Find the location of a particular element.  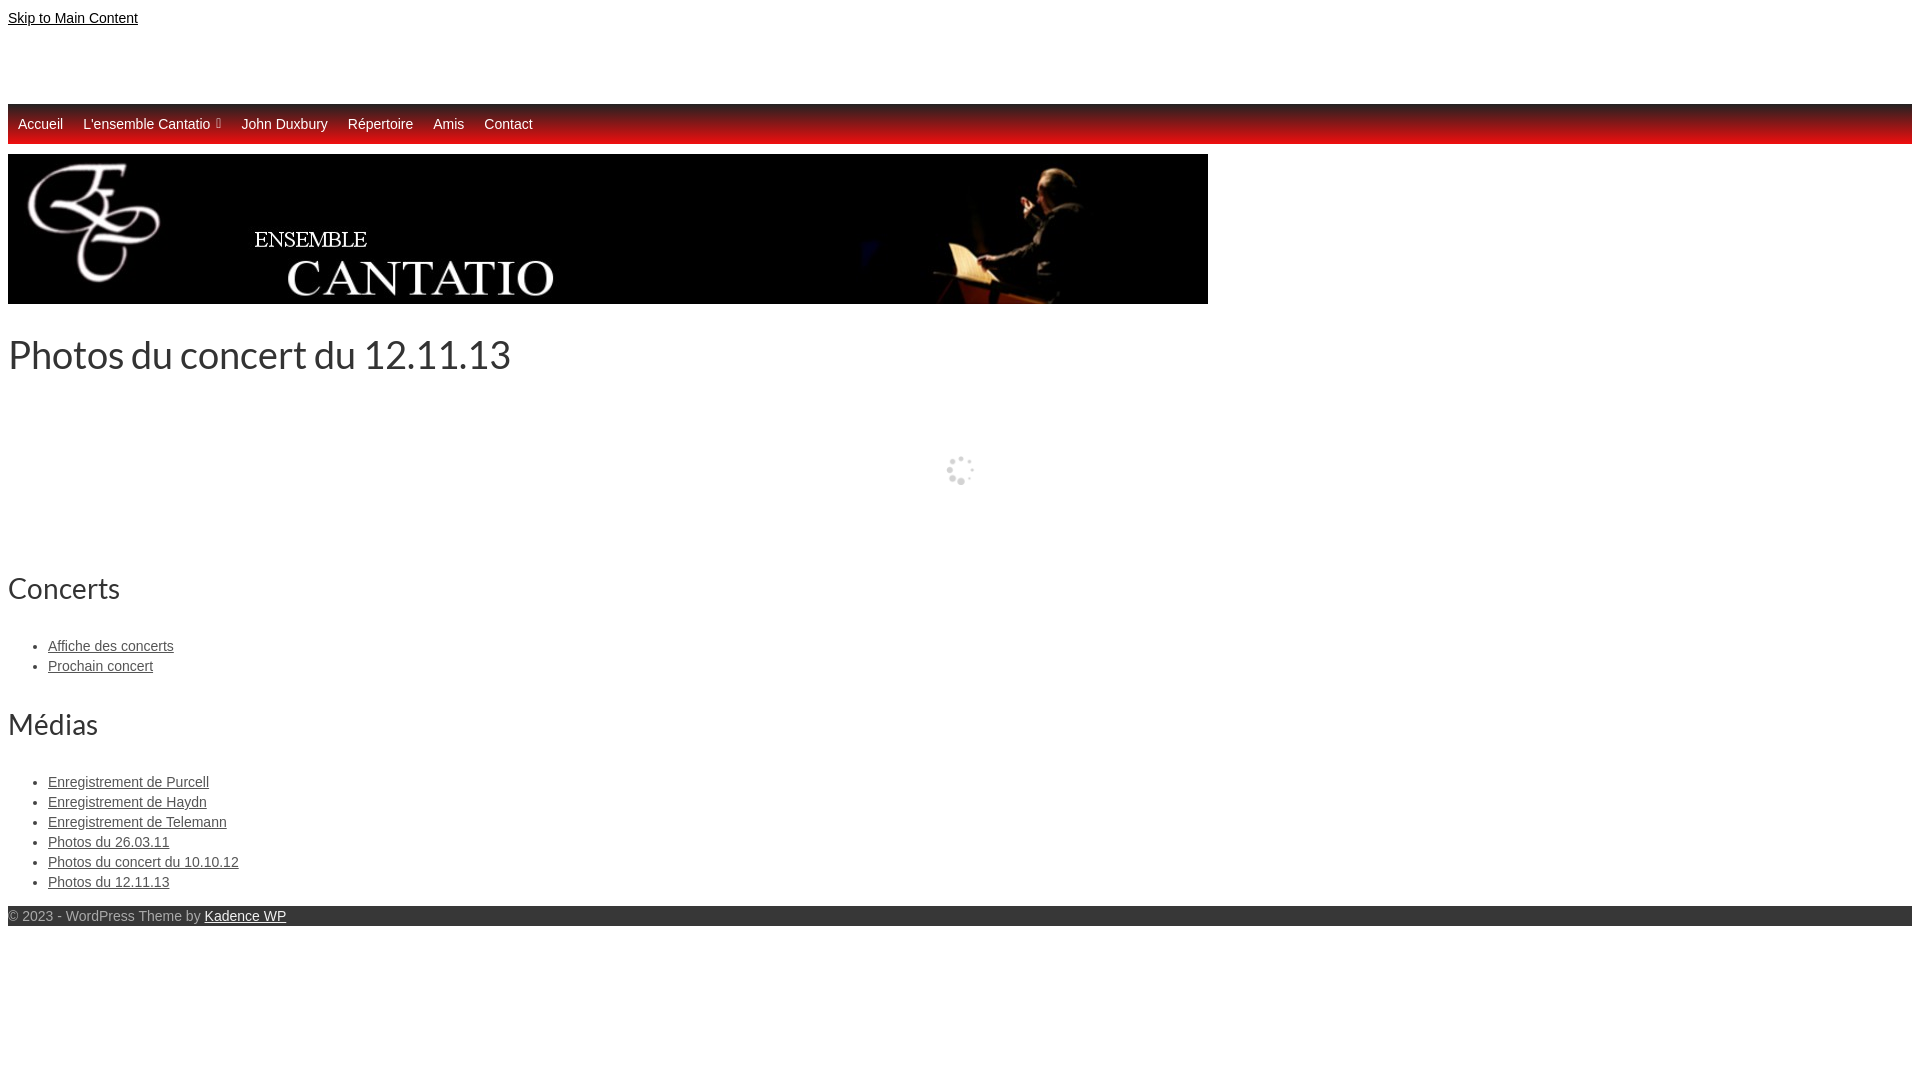

'Photos du 12.11.13' is located at coordinates (107, 881).